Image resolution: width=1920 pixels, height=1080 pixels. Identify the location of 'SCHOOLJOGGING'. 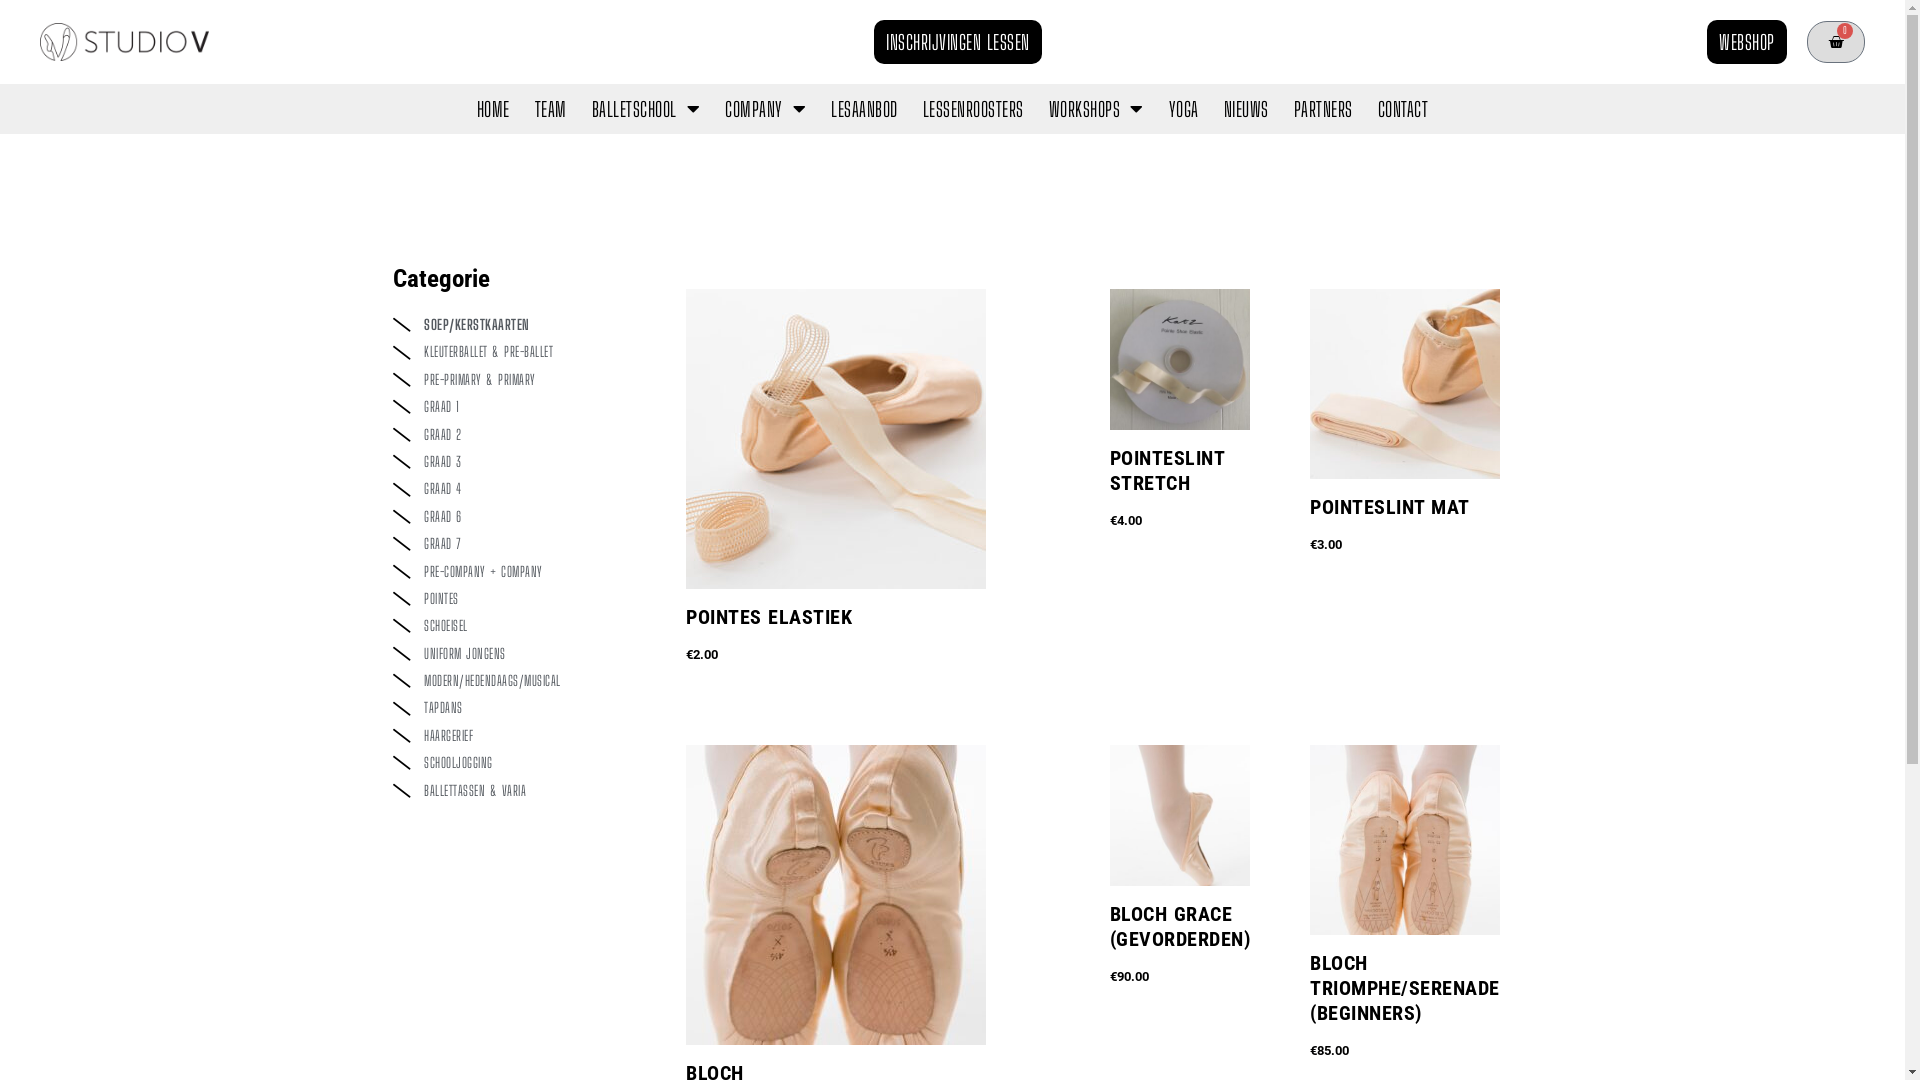
(518, 763).